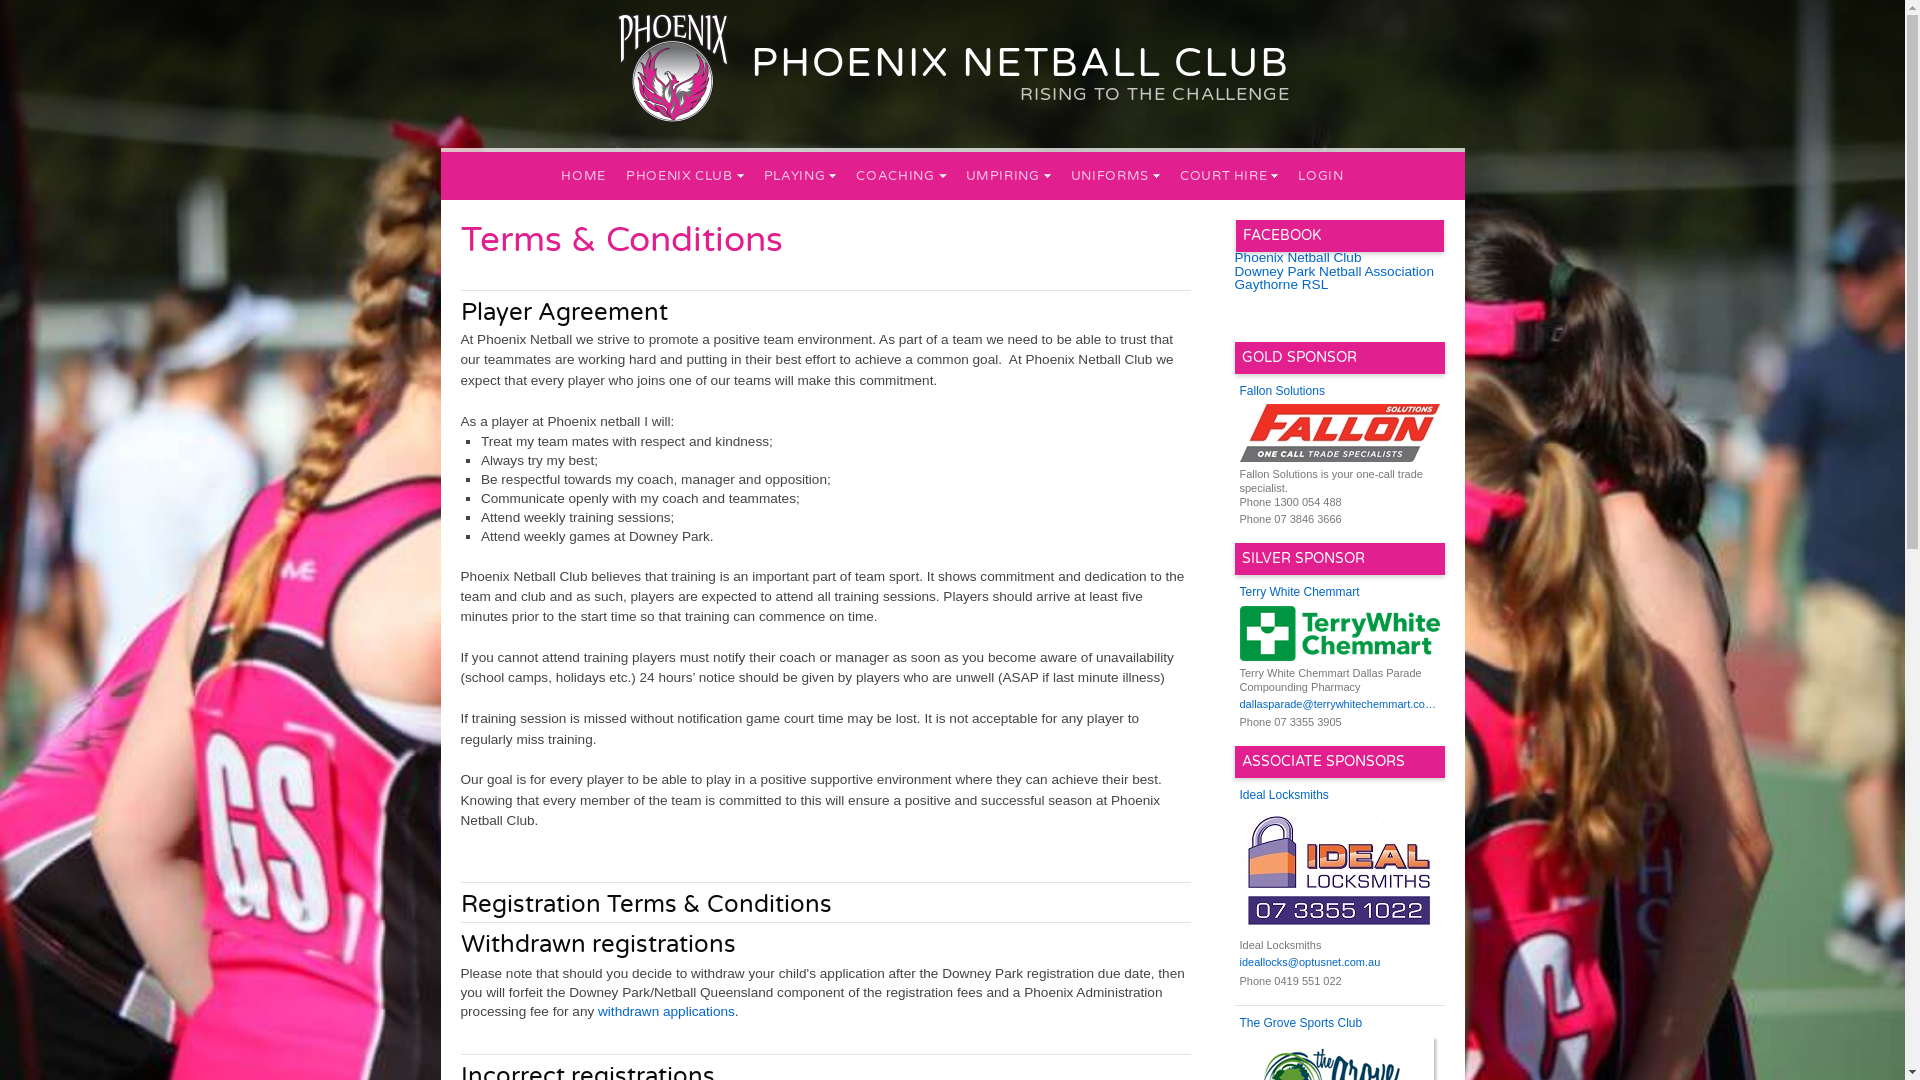 This screenshot has width=1920, height=1080. What do you see at coordinates (1339, 392) in the screenshot?
I see `'Fallon Solutions'` at bounding box center [1339, 392].